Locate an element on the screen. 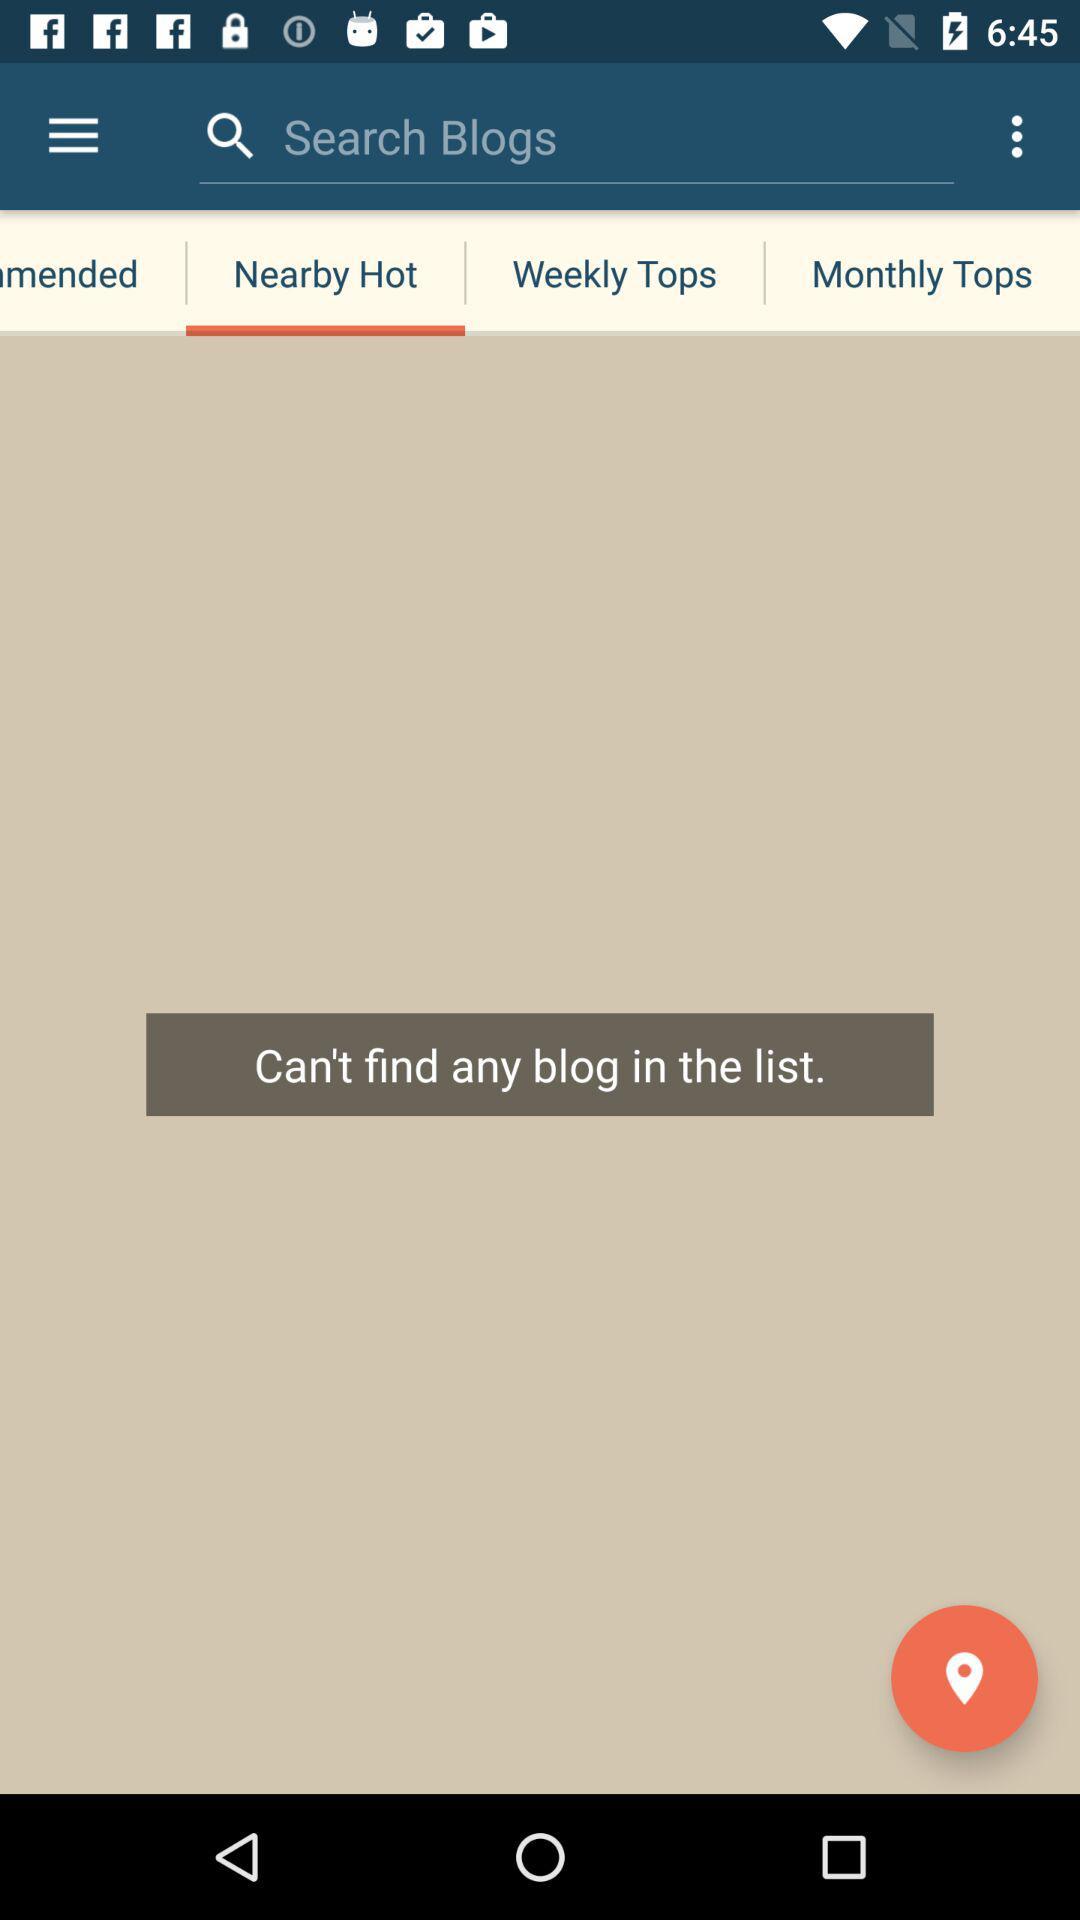  item next to monthly tops is located at coordinates (613, 272).